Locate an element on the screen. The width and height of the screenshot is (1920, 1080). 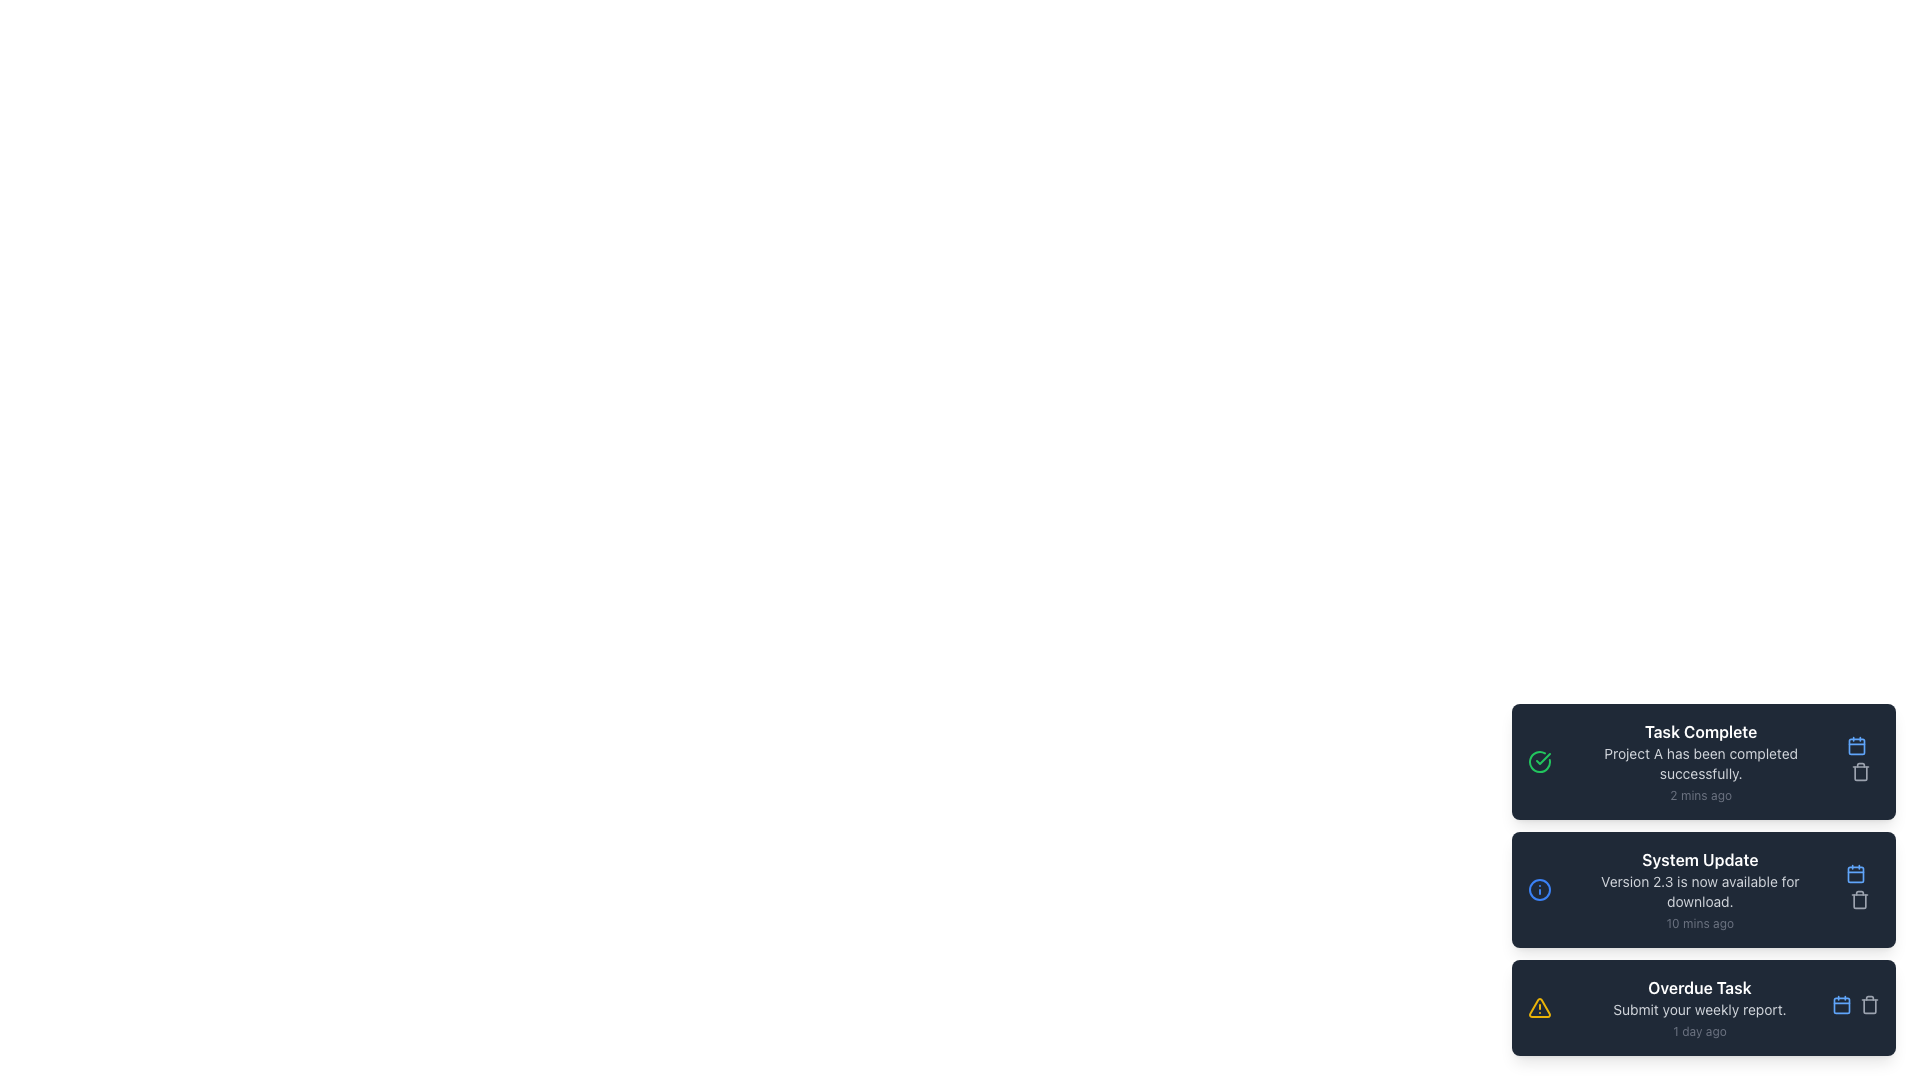
the decorative SVG circle element representing the 'System Update' notification, which is located to the left of the notification text is located at coordinates (1539, 889).